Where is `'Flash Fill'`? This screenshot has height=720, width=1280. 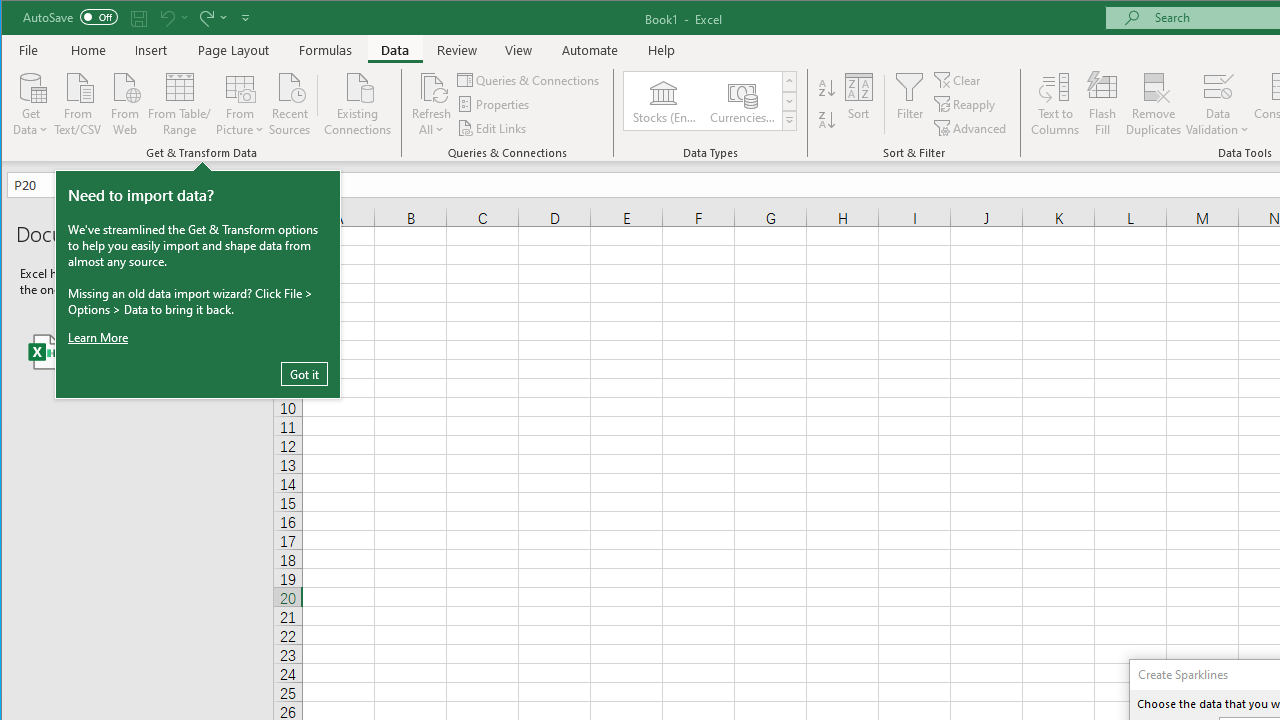
'Flash Fill' is located at coordinates (1101, 104).